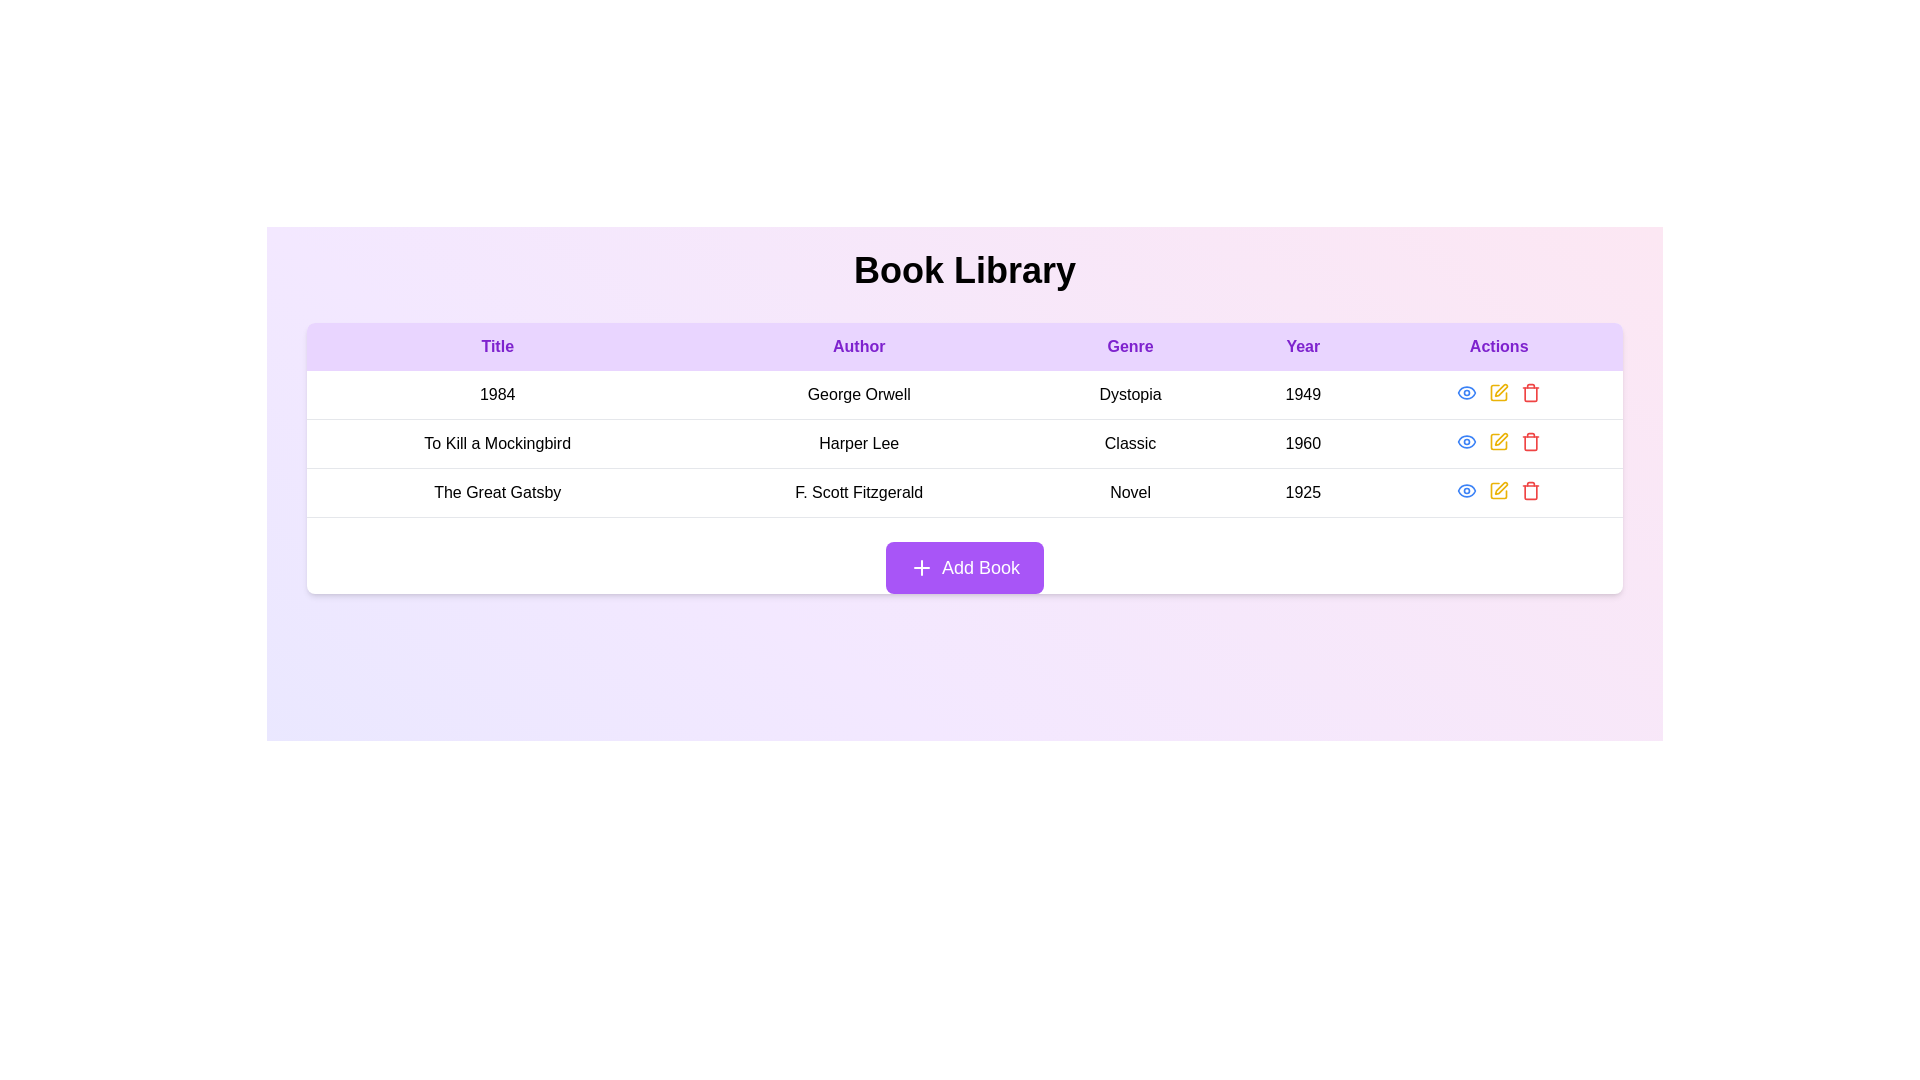 The width and height of the screenshot is (1920, 1080). Describe the element at coordinates (1303, 493) in the screenshot. I see `the text element displaying '1925' in the 'Year' column under 'The Great Gatsby' in the 'Book Library' section` at that location.